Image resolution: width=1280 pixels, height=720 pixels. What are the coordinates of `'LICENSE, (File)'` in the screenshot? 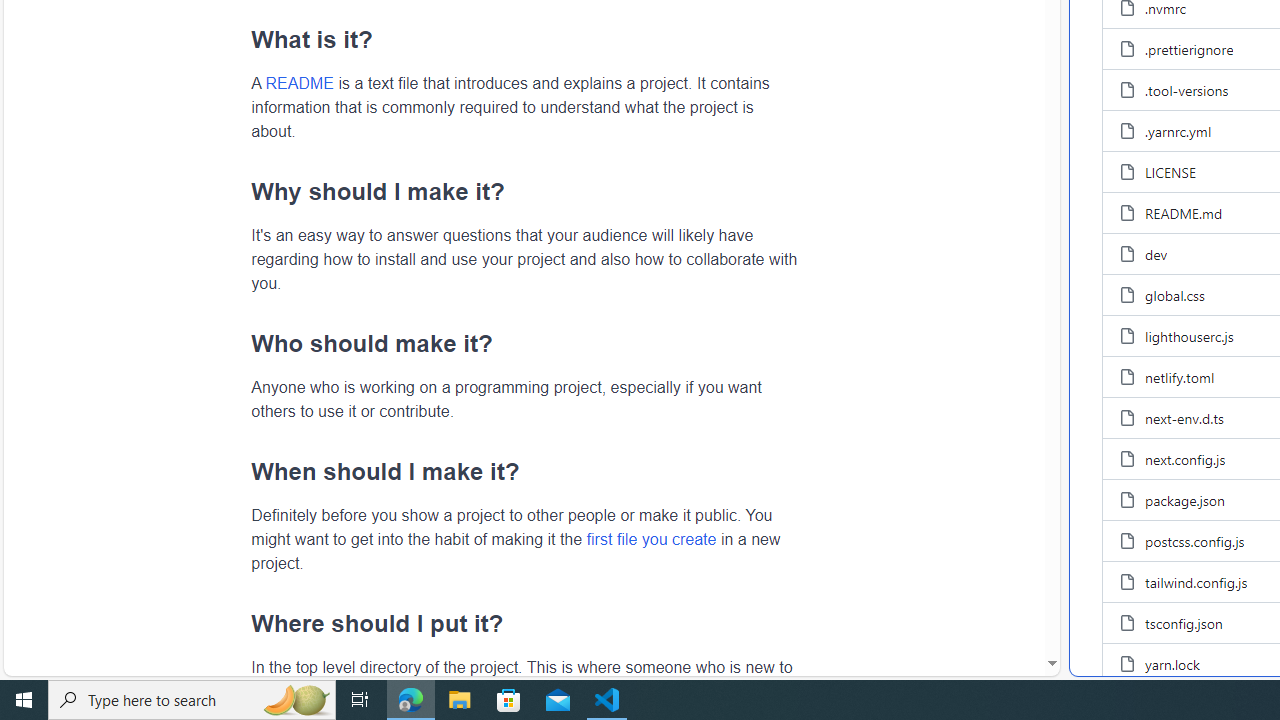 It's located at (1171, 171).